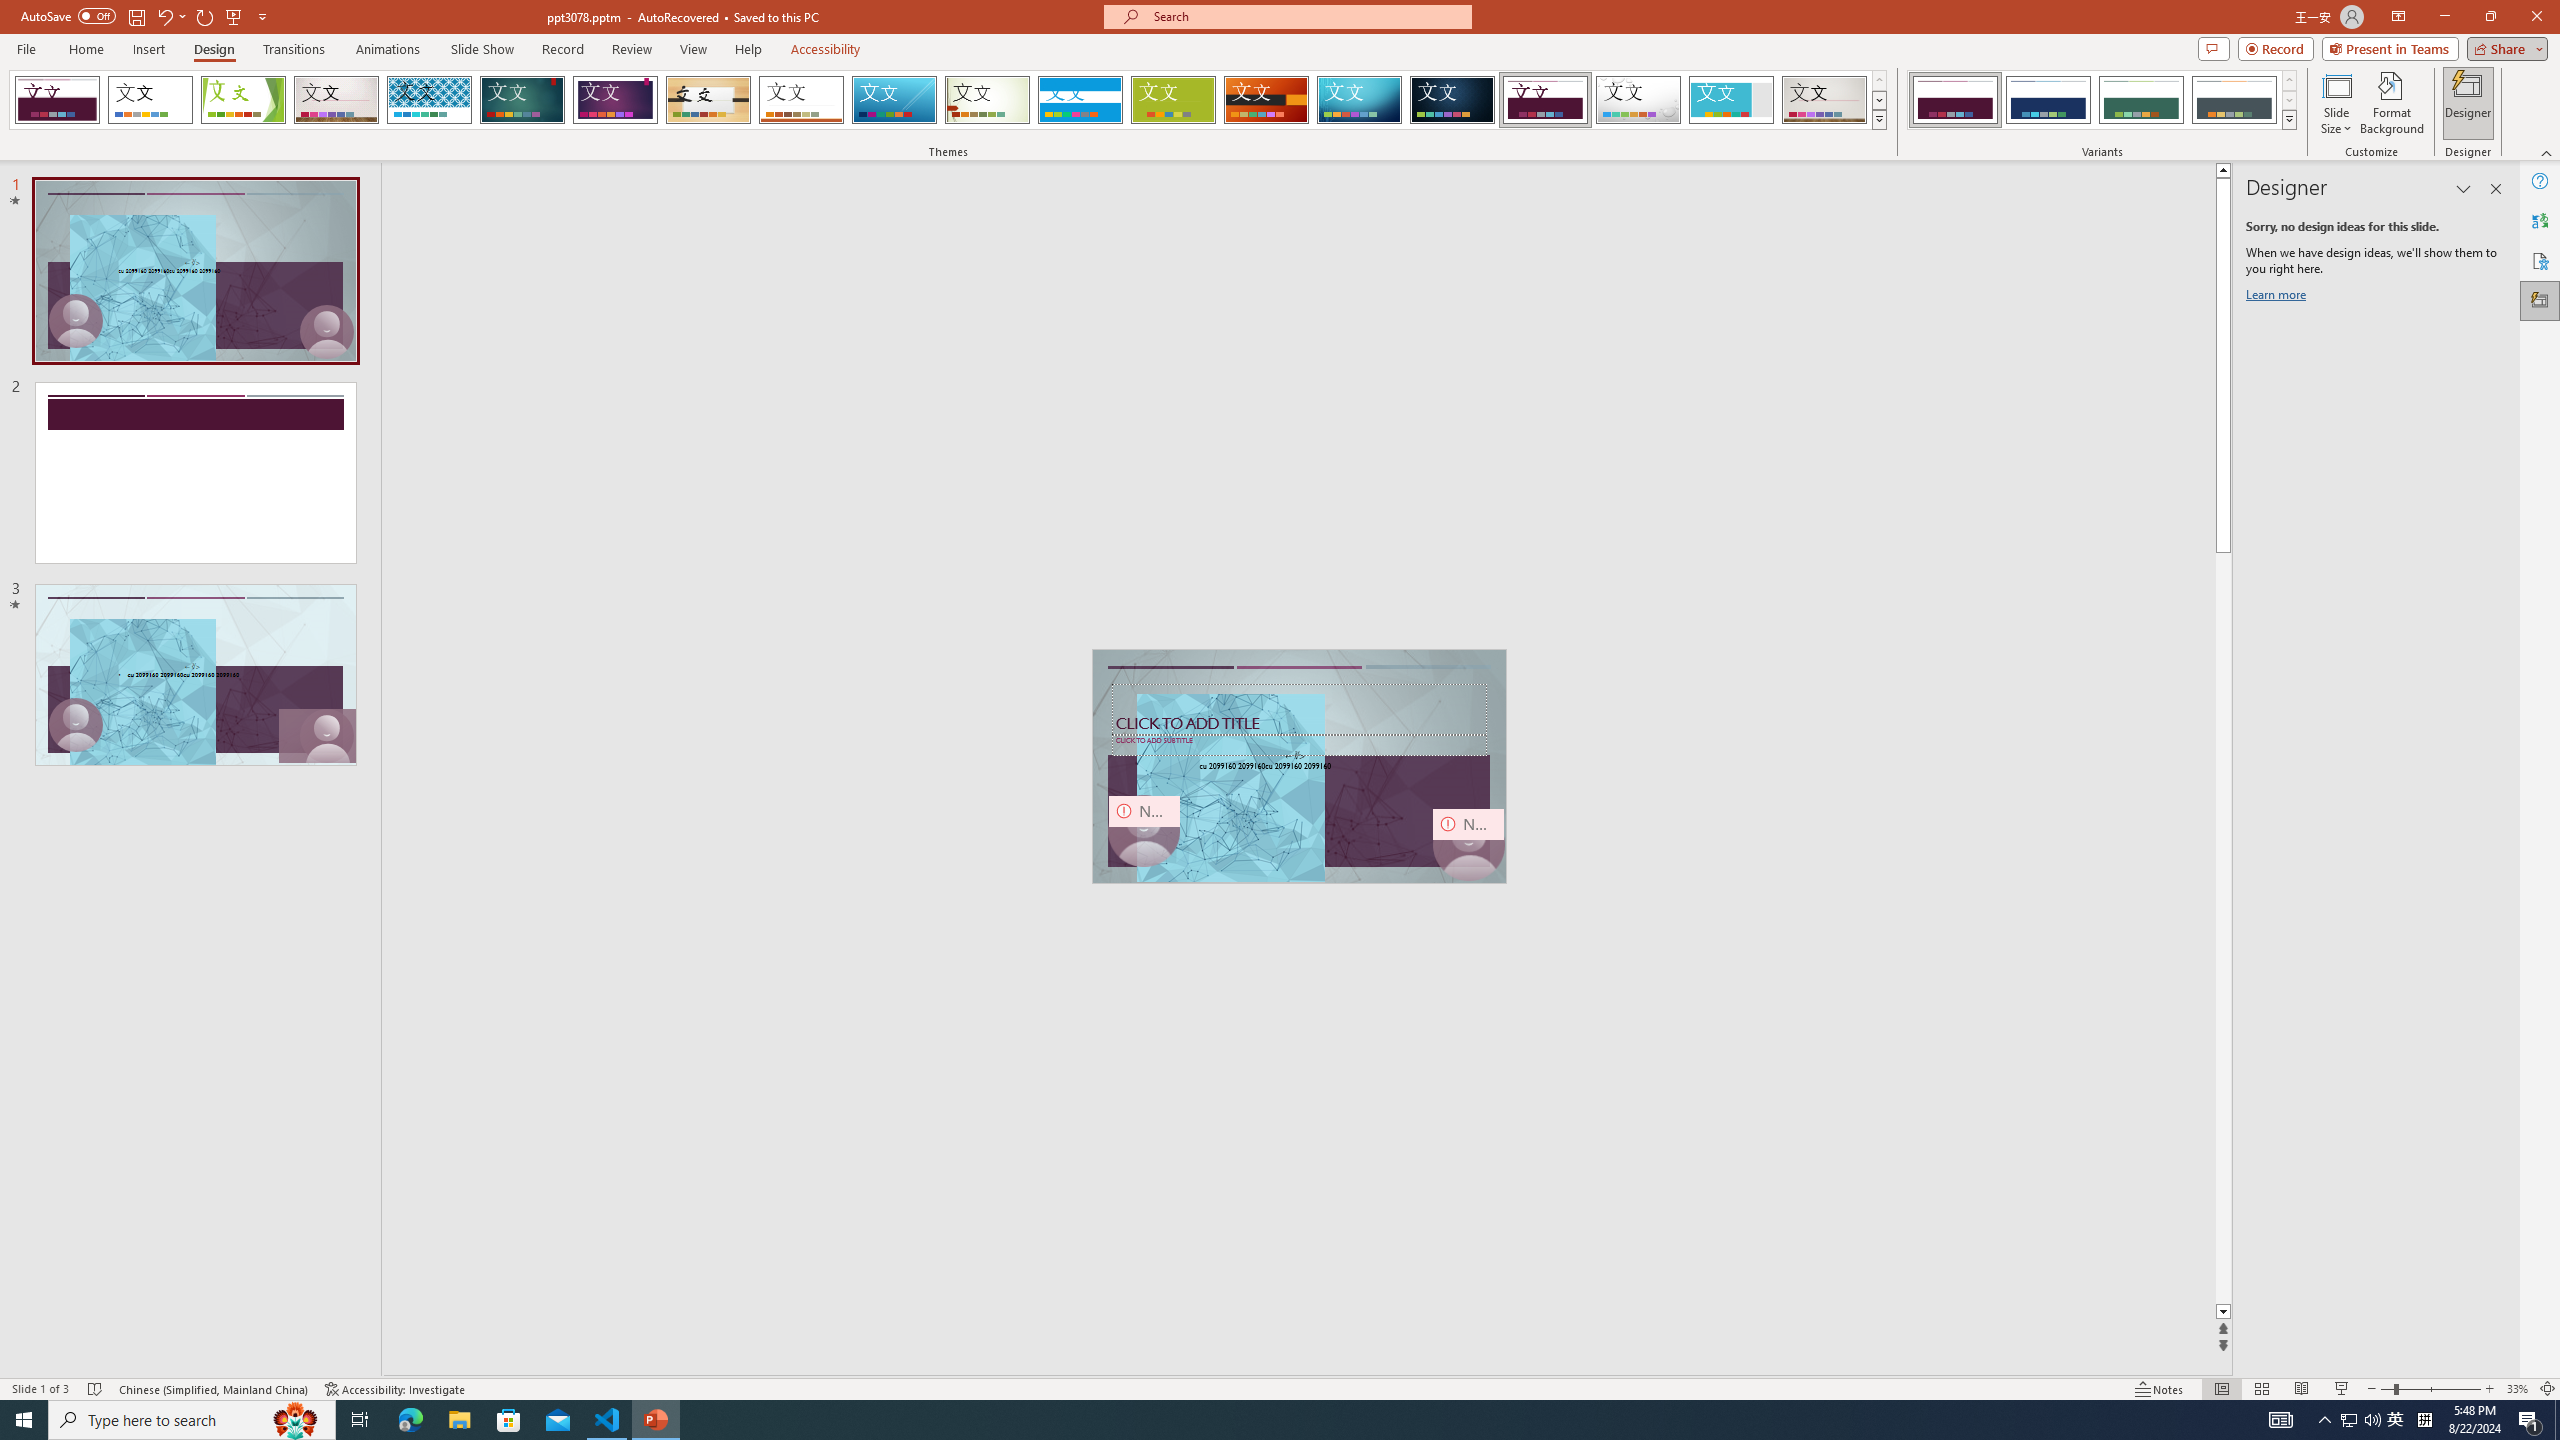  What do you see at coordinates (2429, 1389) in the screenshot?
I see `'Zoom'` at bounding box center [2429, 1389].